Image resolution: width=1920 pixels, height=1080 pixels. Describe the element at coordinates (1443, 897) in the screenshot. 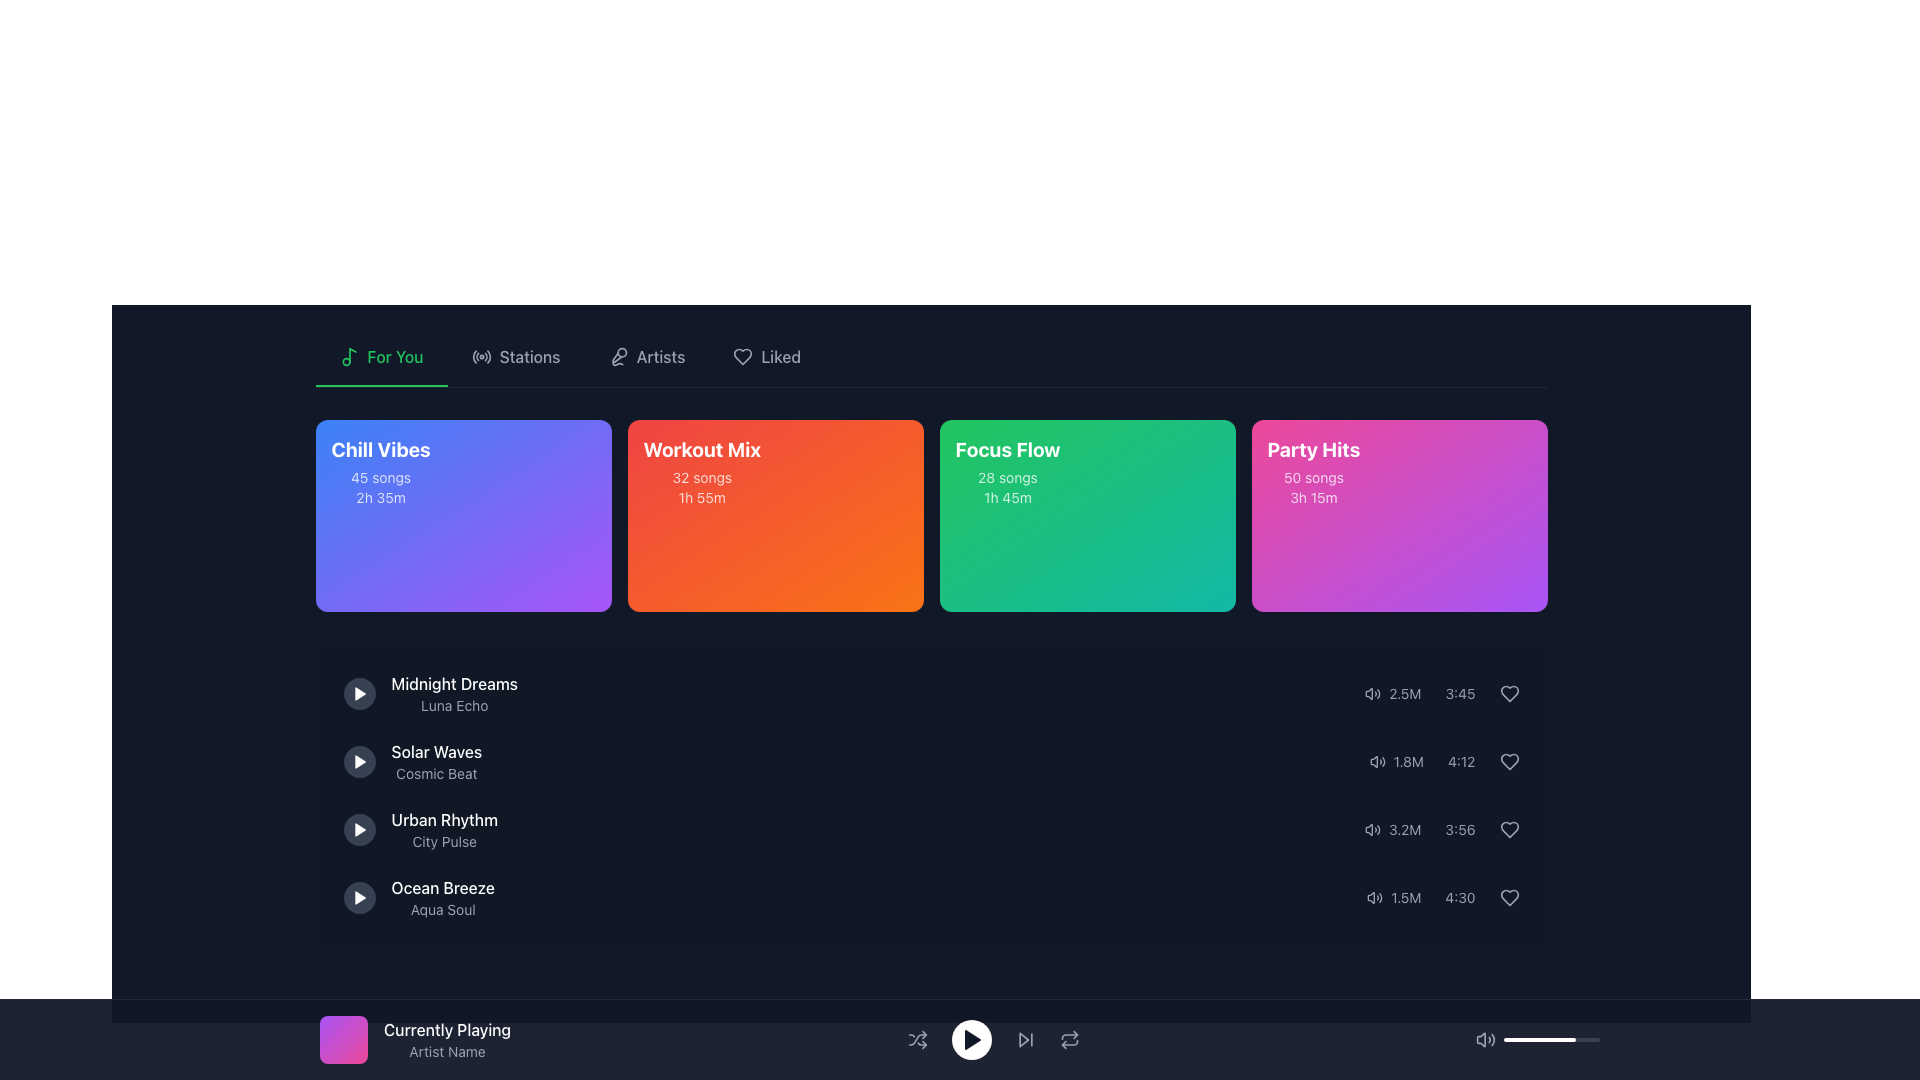

I see `the speaker icon located near the bottom of the panel, specifically in the fourth row of playlist entries, to adjust volume settings` at that location.